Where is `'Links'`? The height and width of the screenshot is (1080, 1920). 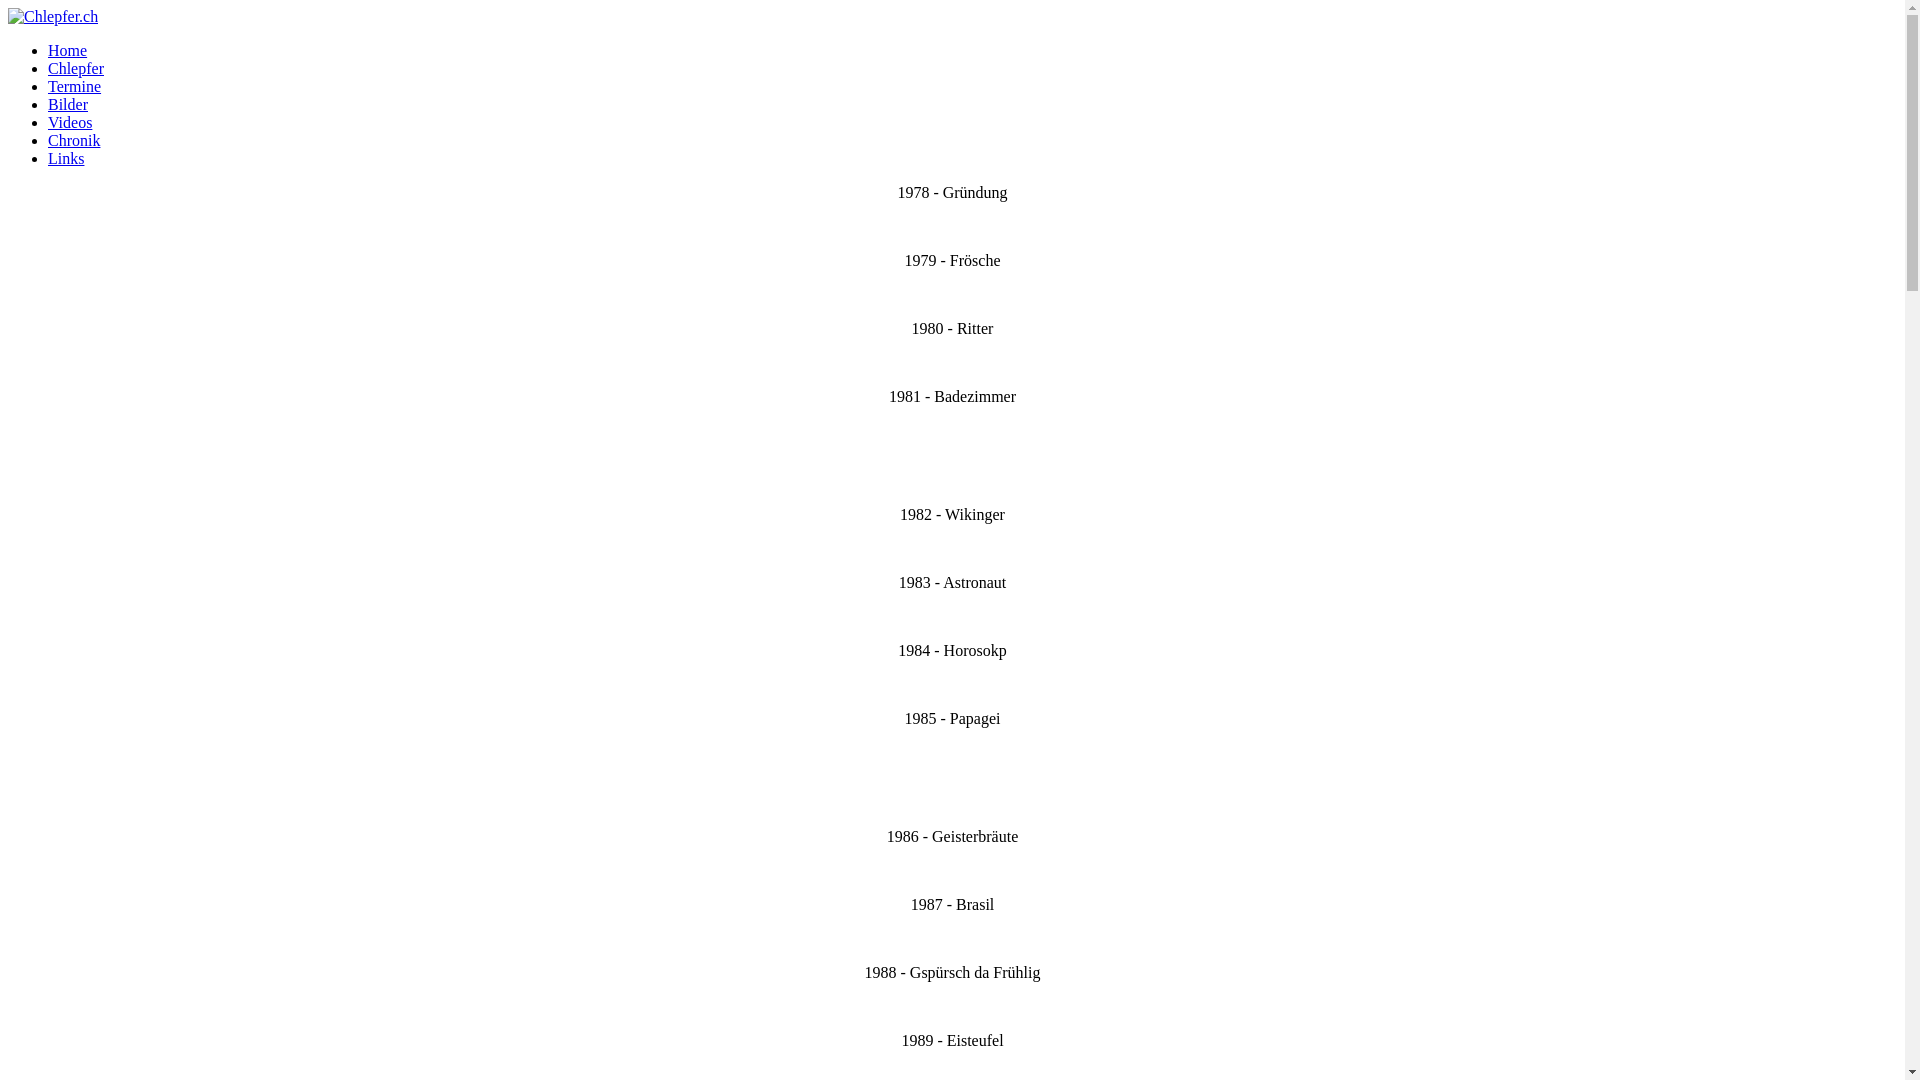 'Links' is located at coordinates (66, 157).